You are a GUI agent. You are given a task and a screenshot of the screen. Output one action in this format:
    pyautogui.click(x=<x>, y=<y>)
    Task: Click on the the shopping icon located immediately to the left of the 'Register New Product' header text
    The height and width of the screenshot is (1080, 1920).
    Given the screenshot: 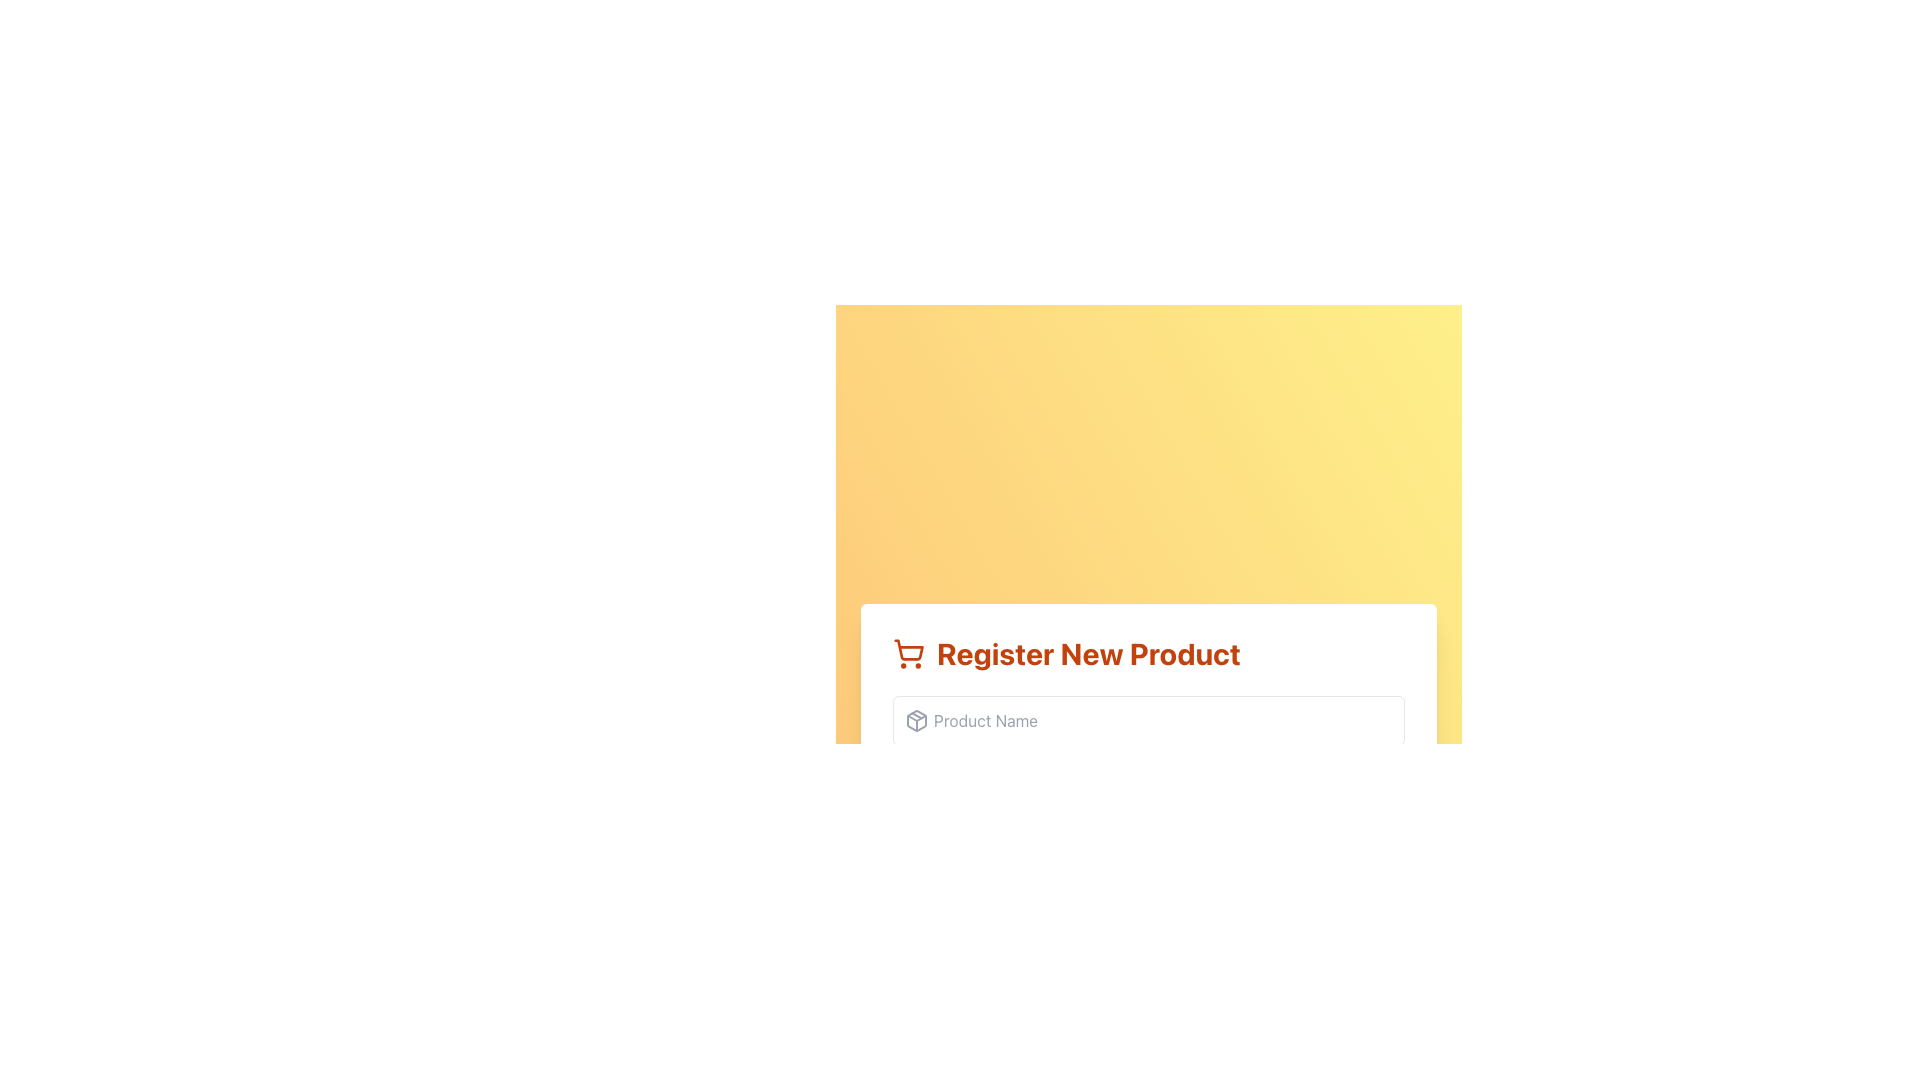 What is the action you would take?
    pyautogui.click(x=907, y=654)
    